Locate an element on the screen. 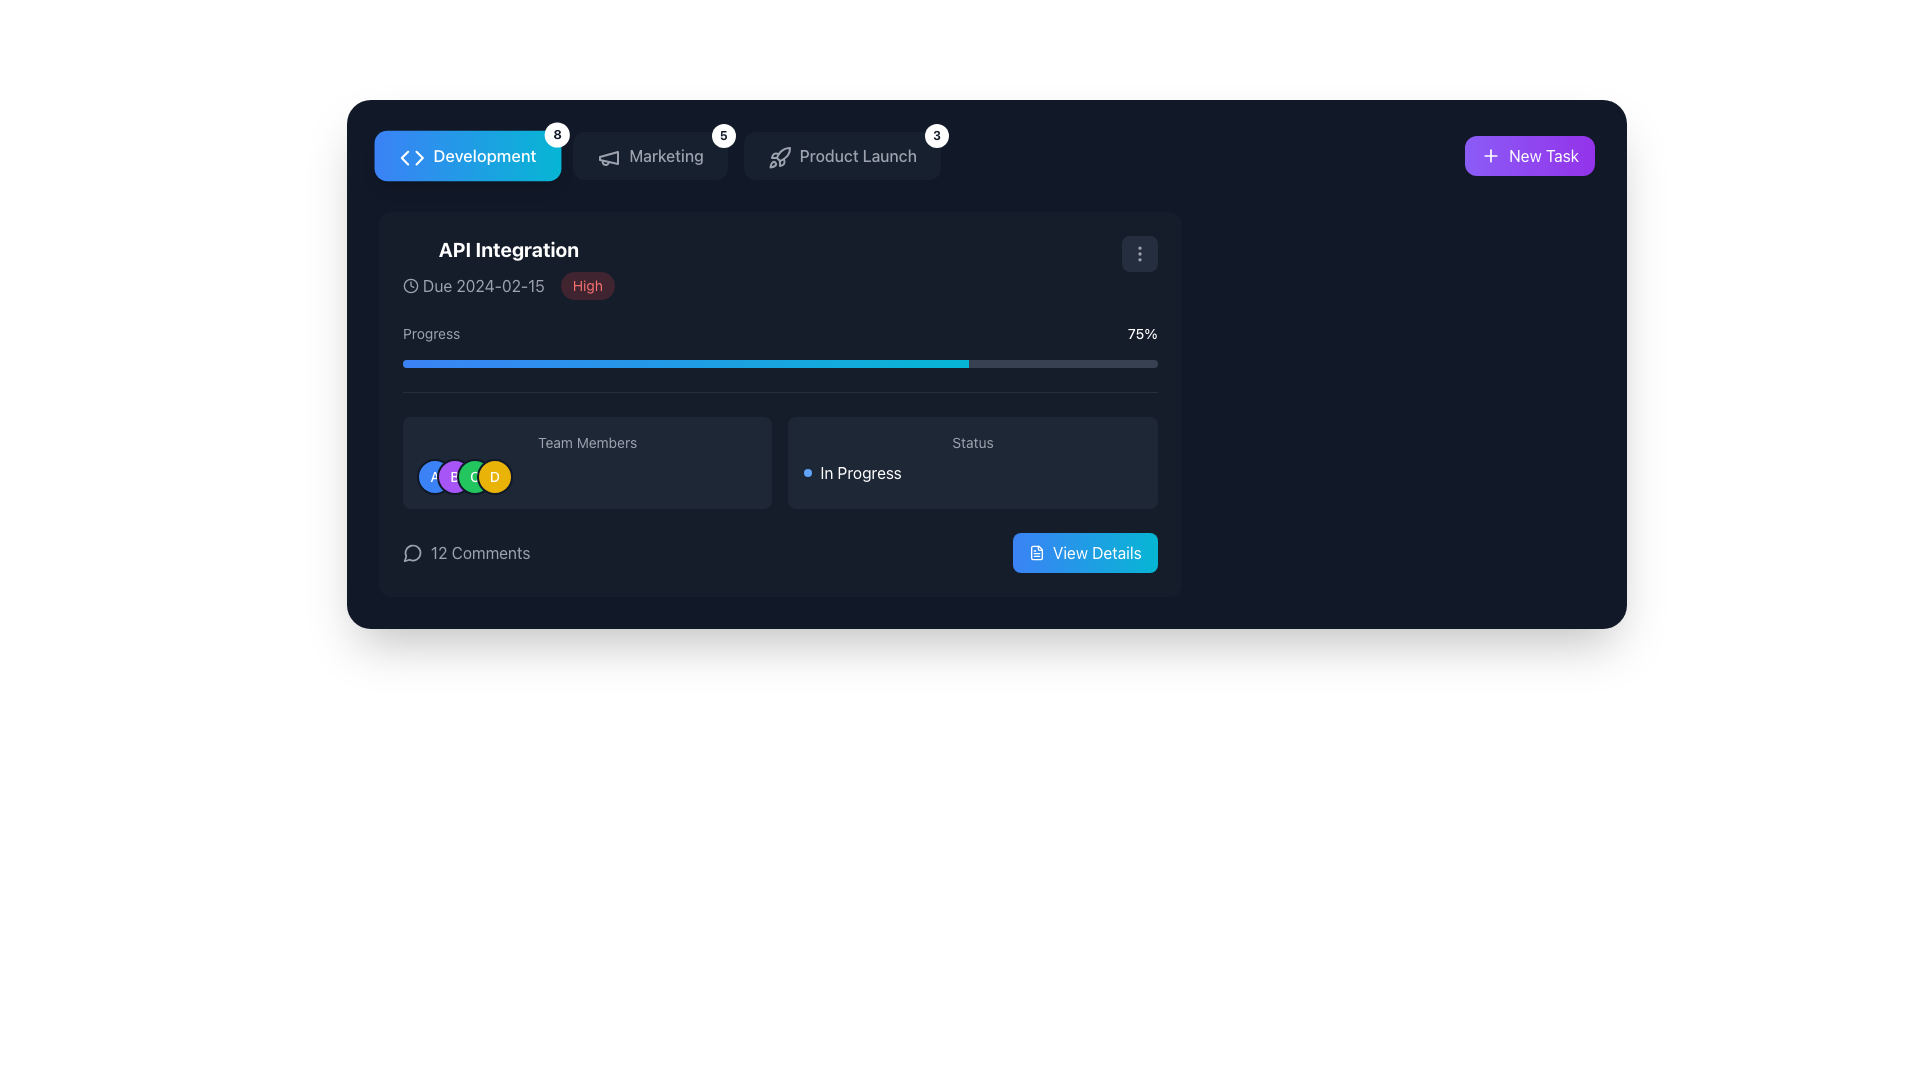  a section of the navigation bar is located at coordinates (987, 154).